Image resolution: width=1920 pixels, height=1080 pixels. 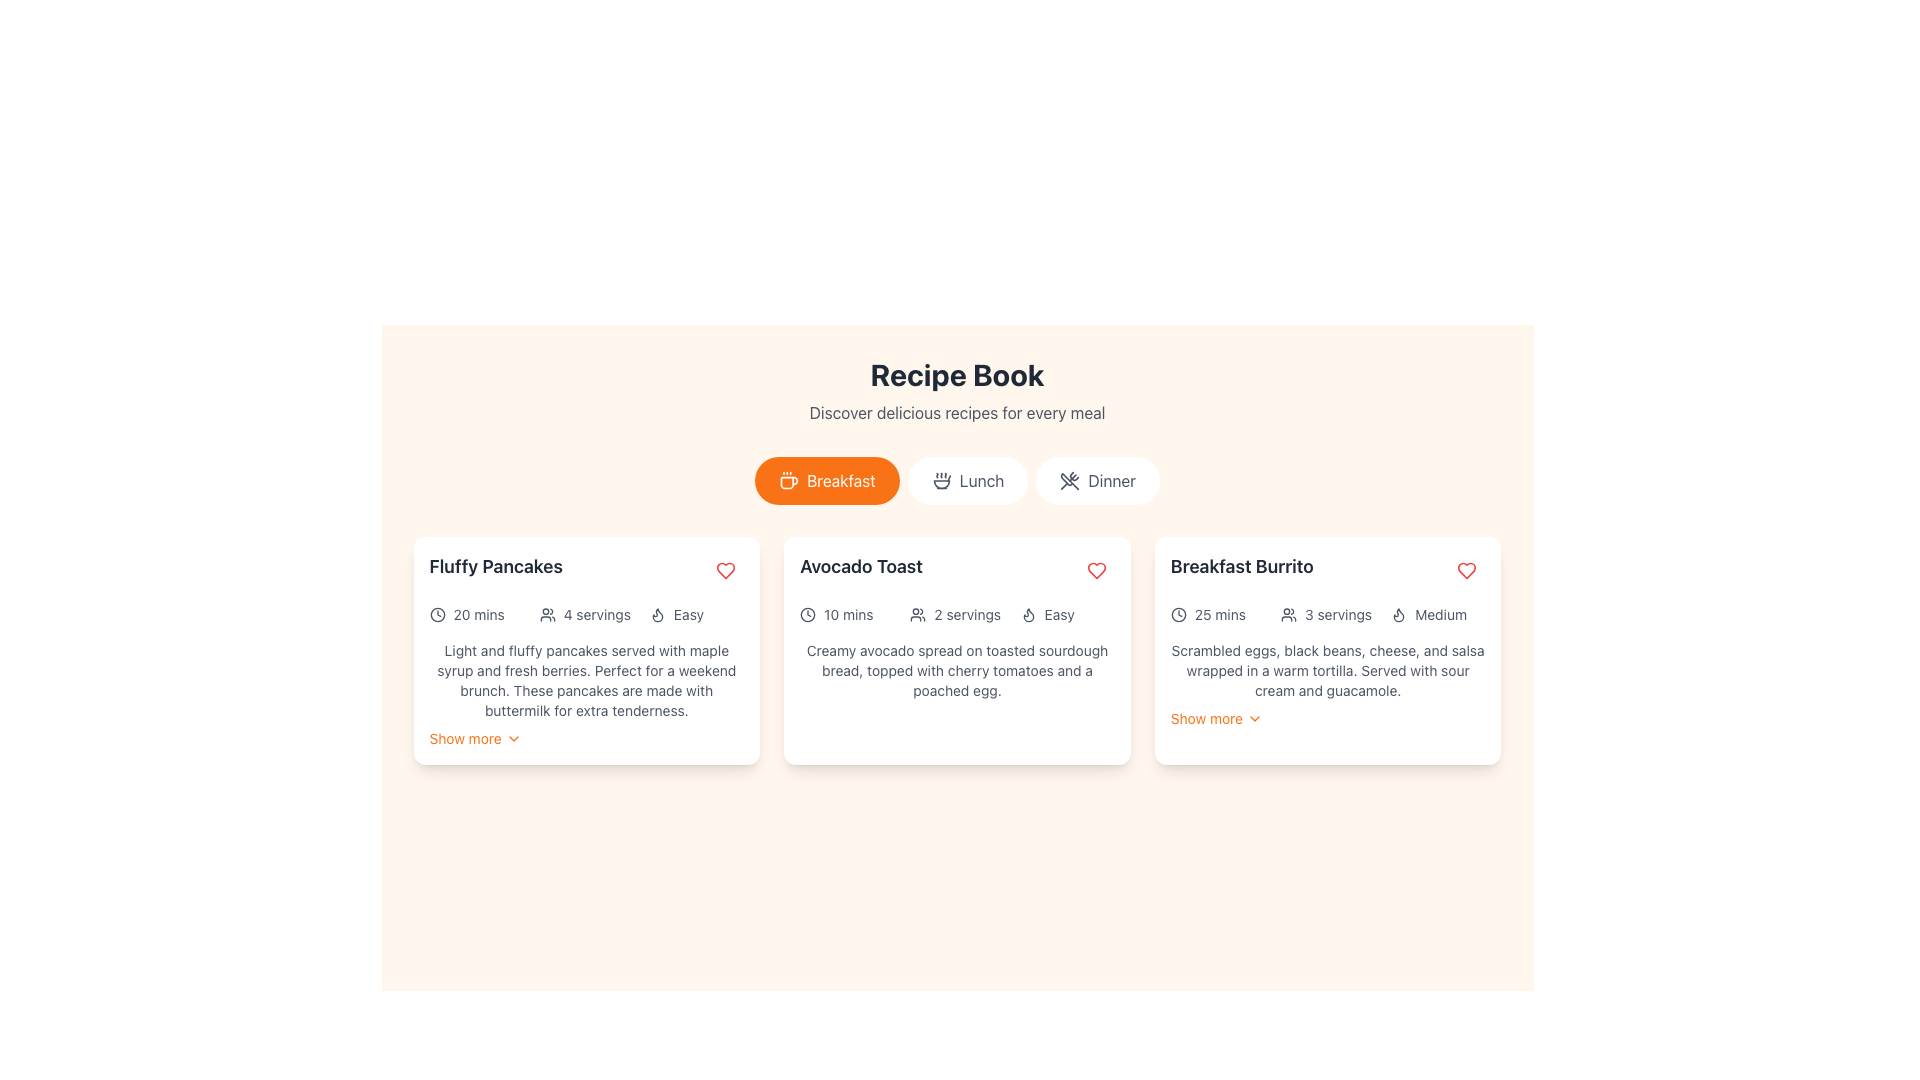 I want to click on the 'Dinner' button, which is a rounded button with a white background and a gray crossed utensils icon, located below the 'Recipe Book' header, so click(x=1097, y=481).